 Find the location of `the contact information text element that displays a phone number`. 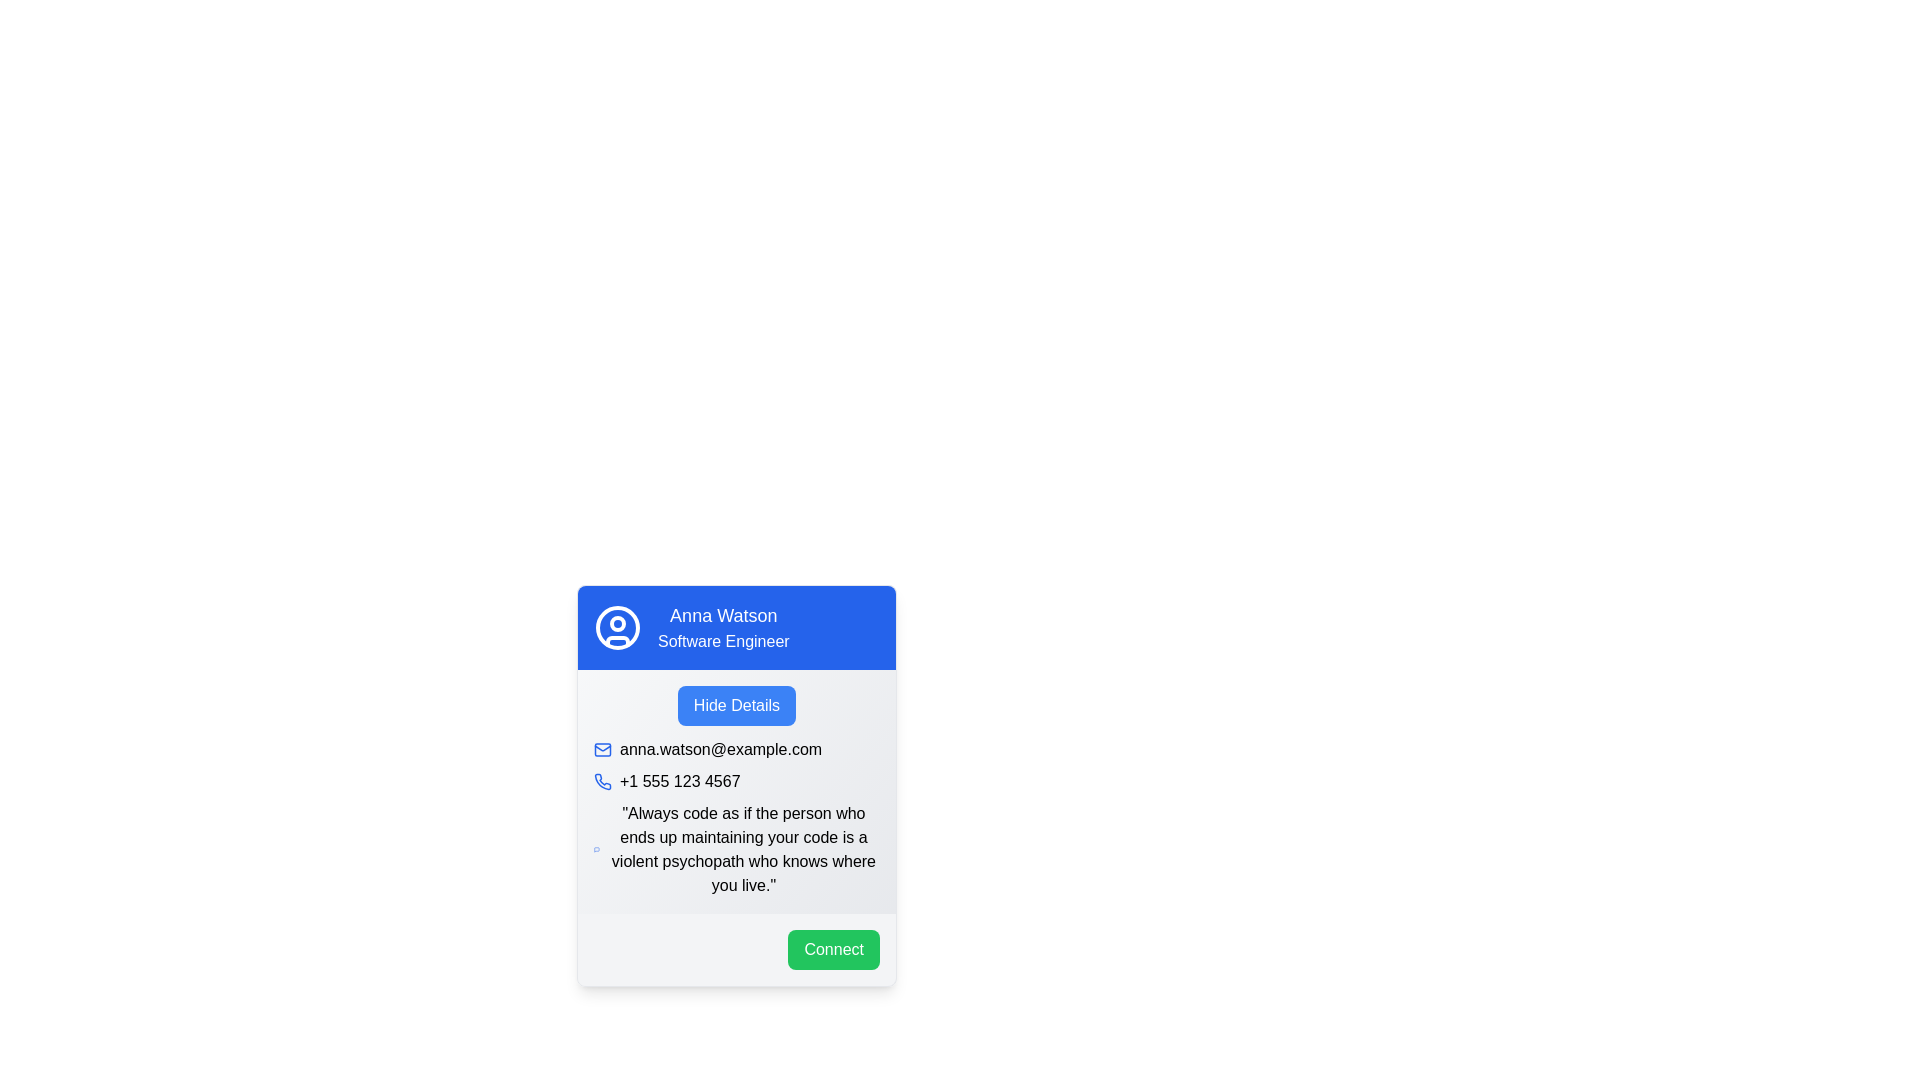

the contact information text element that displays a phone number is located at coordinates (736, 781).